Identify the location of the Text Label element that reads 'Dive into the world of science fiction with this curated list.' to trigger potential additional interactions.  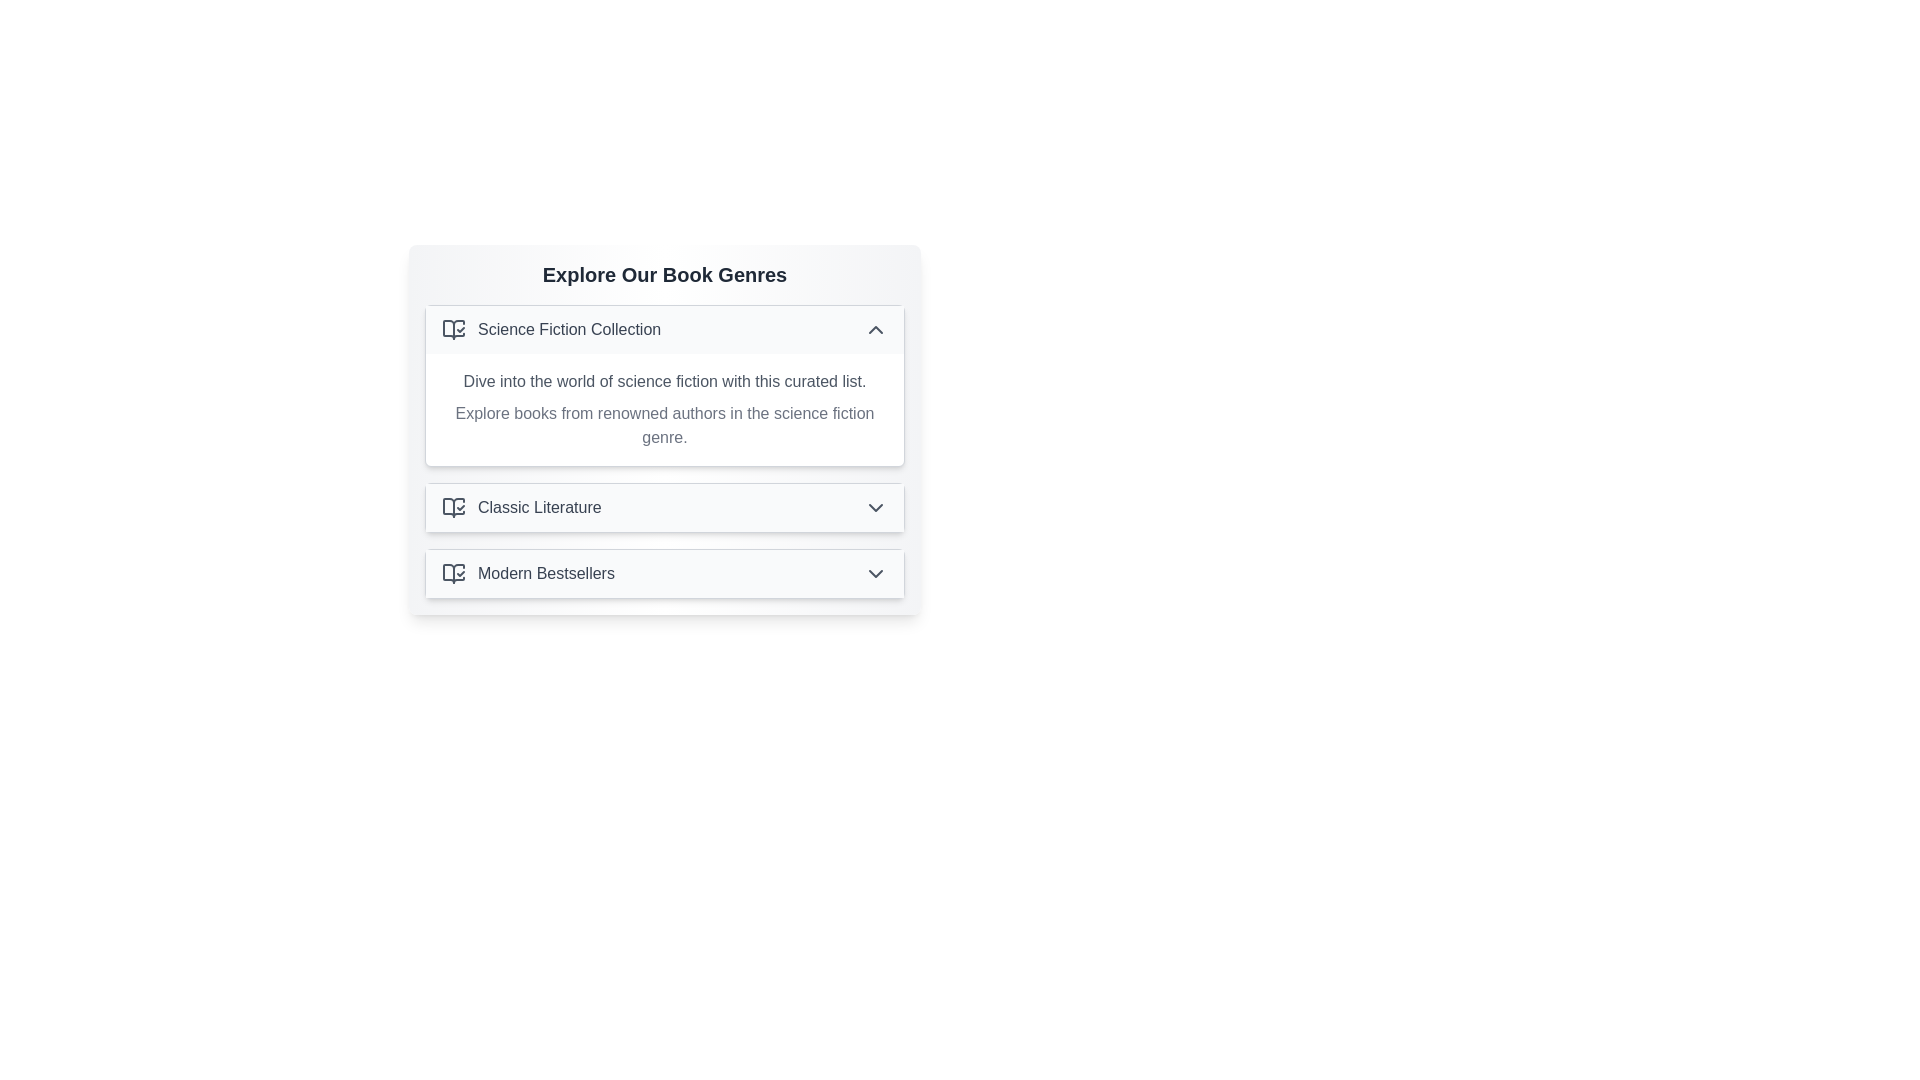
(665, 381).